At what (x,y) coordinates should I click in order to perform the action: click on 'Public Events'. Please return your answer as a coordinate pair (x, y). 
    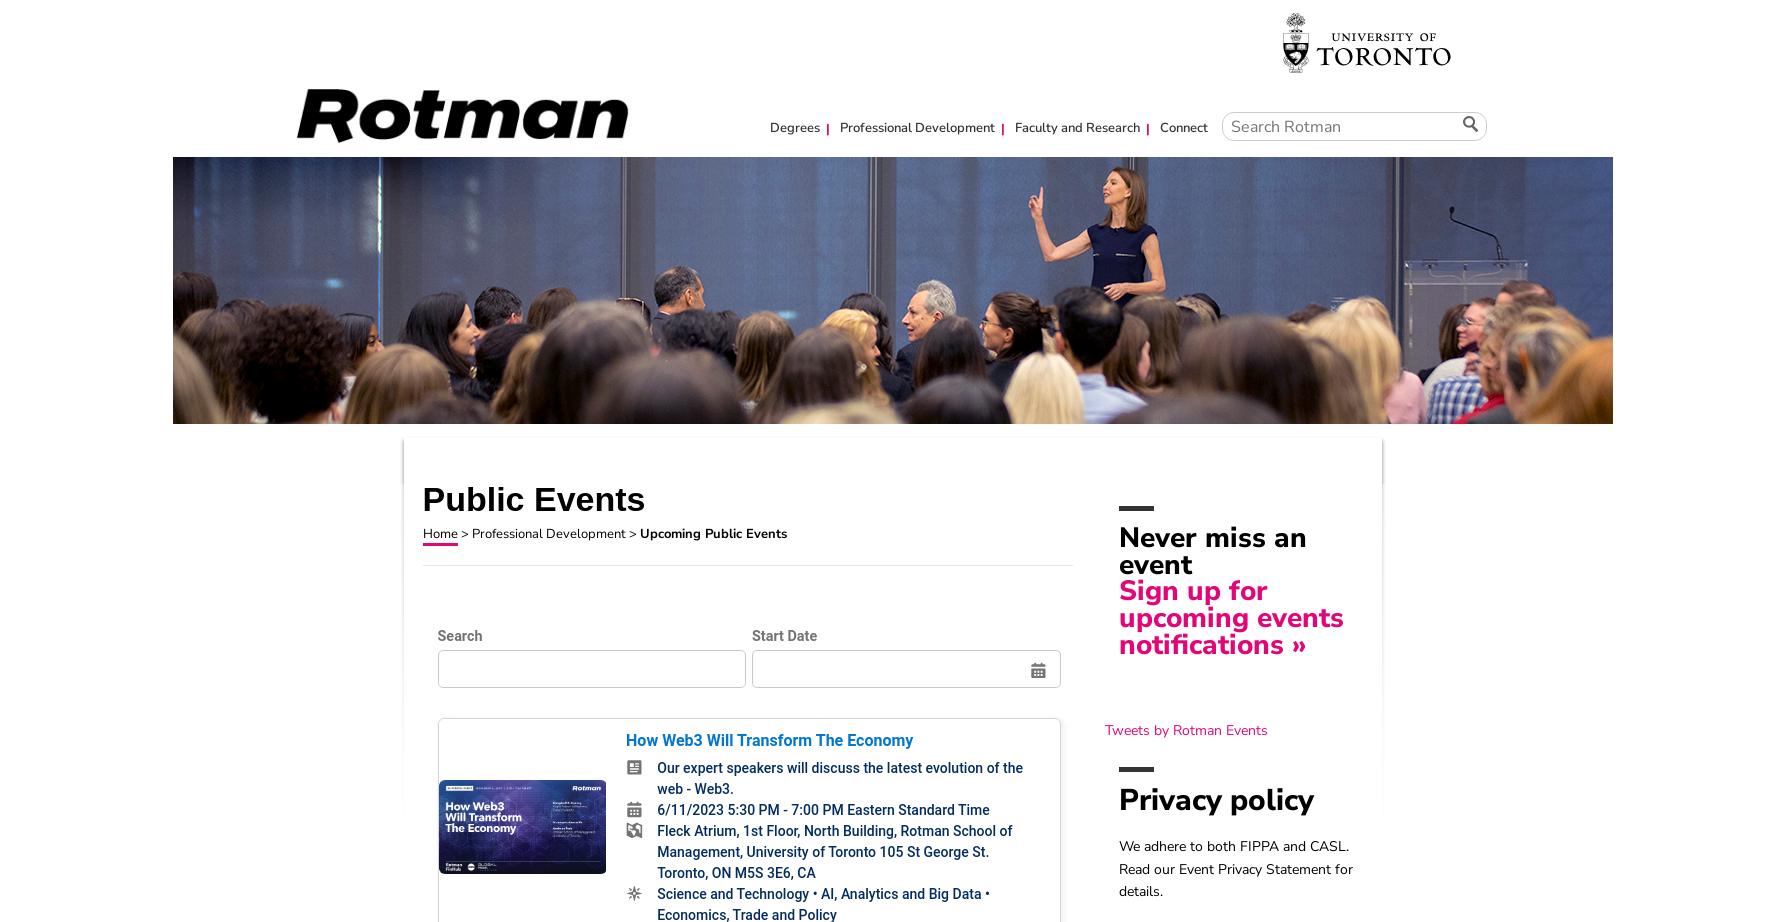
    Looking at the image, I should click on (533, 498).